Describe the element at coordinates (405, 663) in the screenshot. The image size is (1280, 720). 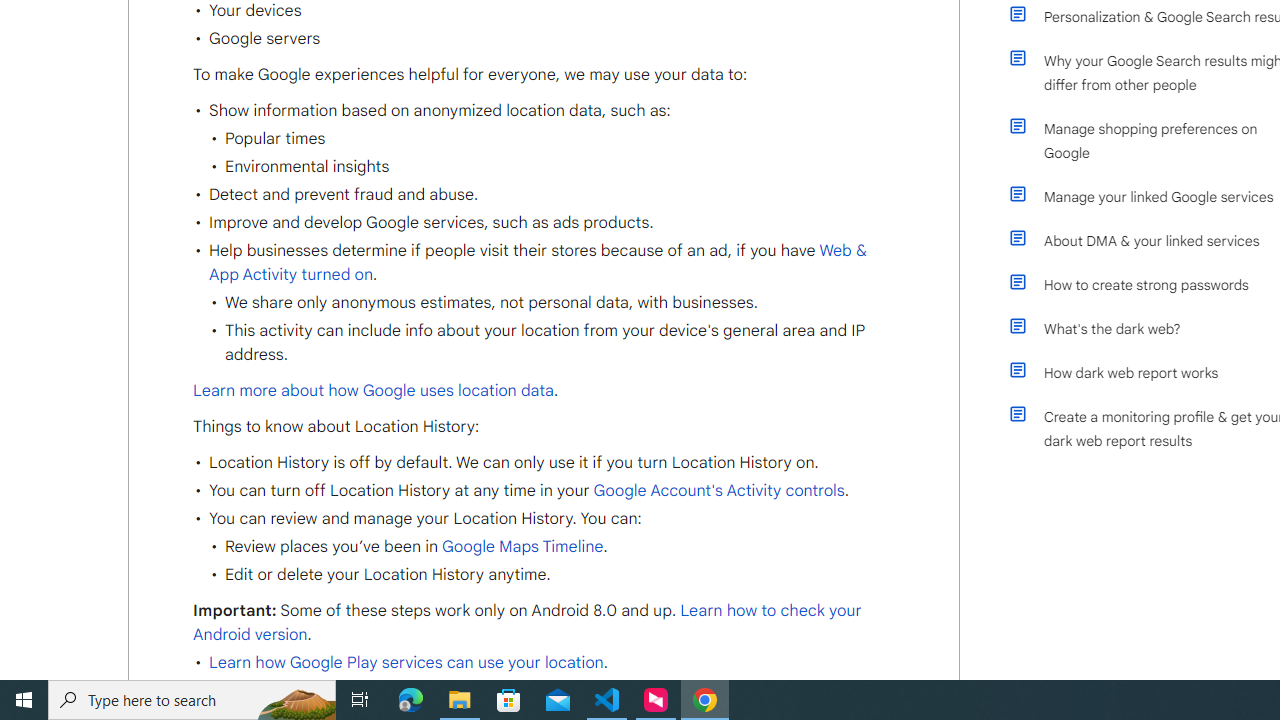
I see `'Learn how Google Play services can use your location'` at that location.